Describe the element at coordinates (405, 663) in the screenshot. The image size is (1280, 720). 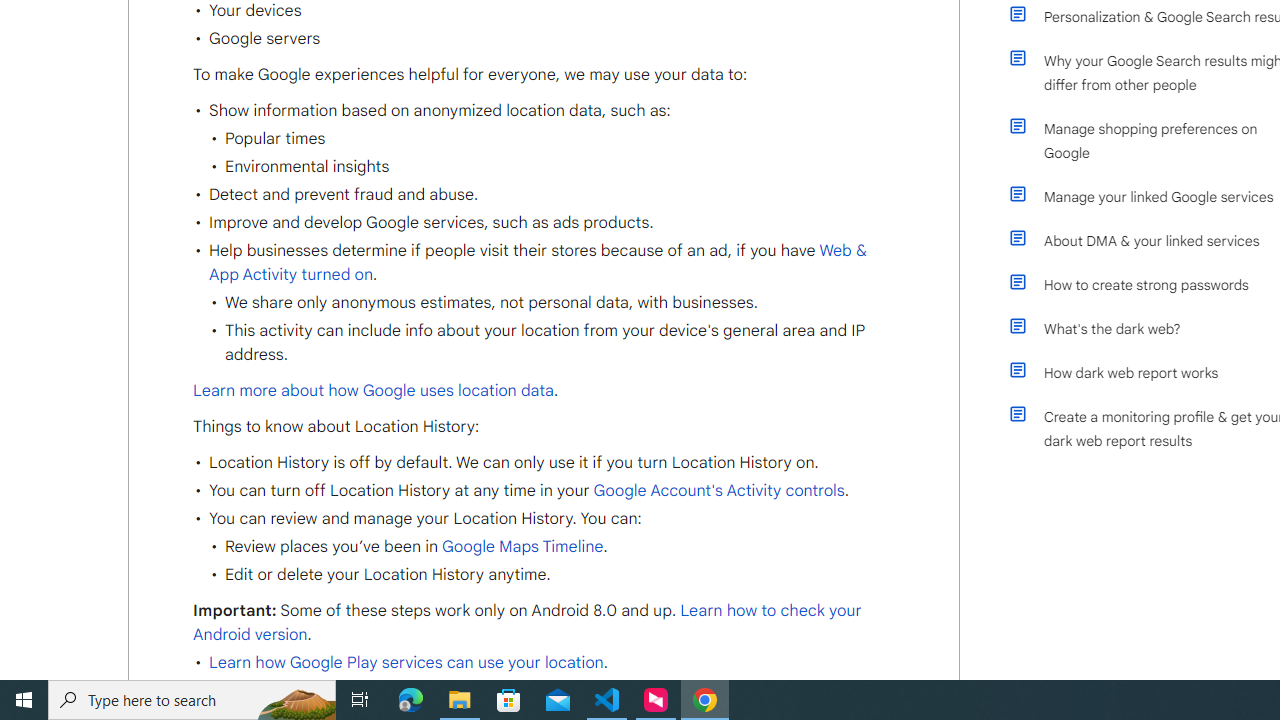
I see `'Learn how Google Play services can use your location'` at that location.